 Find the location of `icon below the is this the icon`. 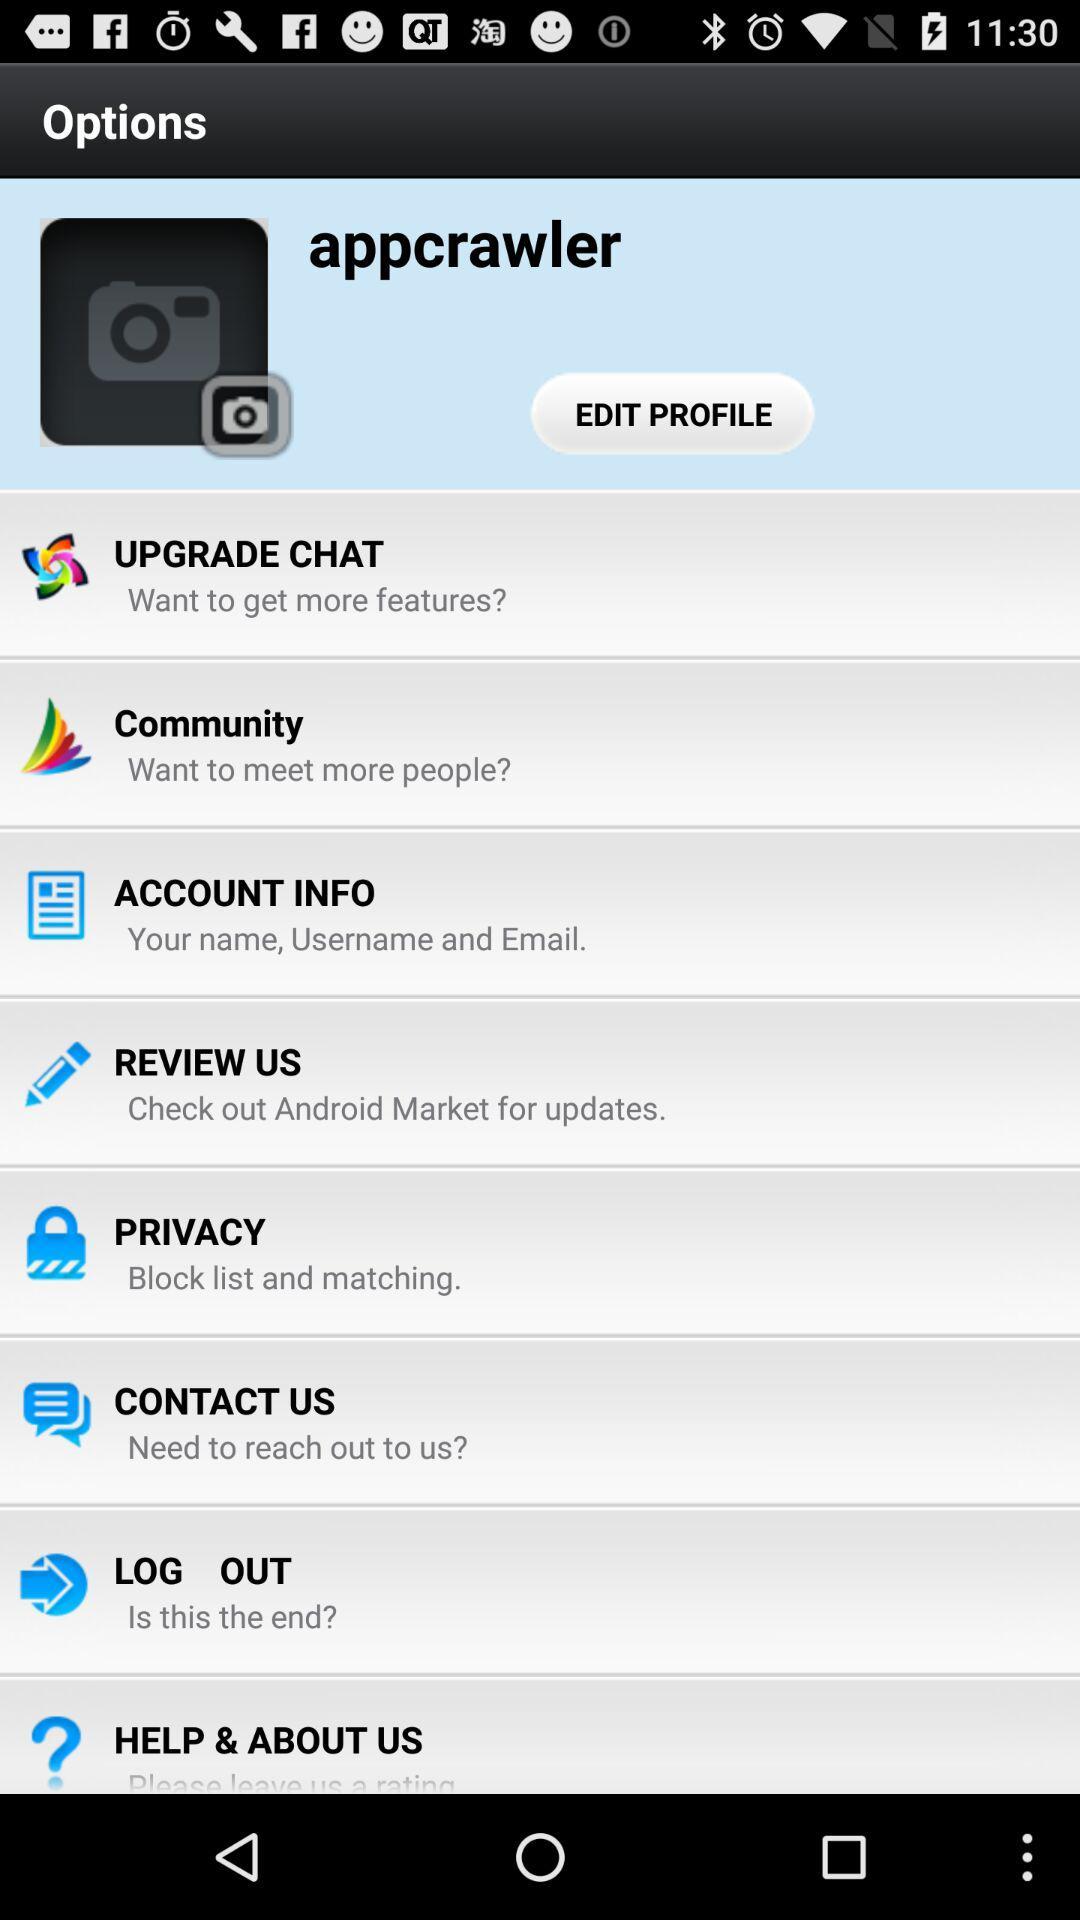

icon below the is this the icon is located at coordinates (267, 1738).